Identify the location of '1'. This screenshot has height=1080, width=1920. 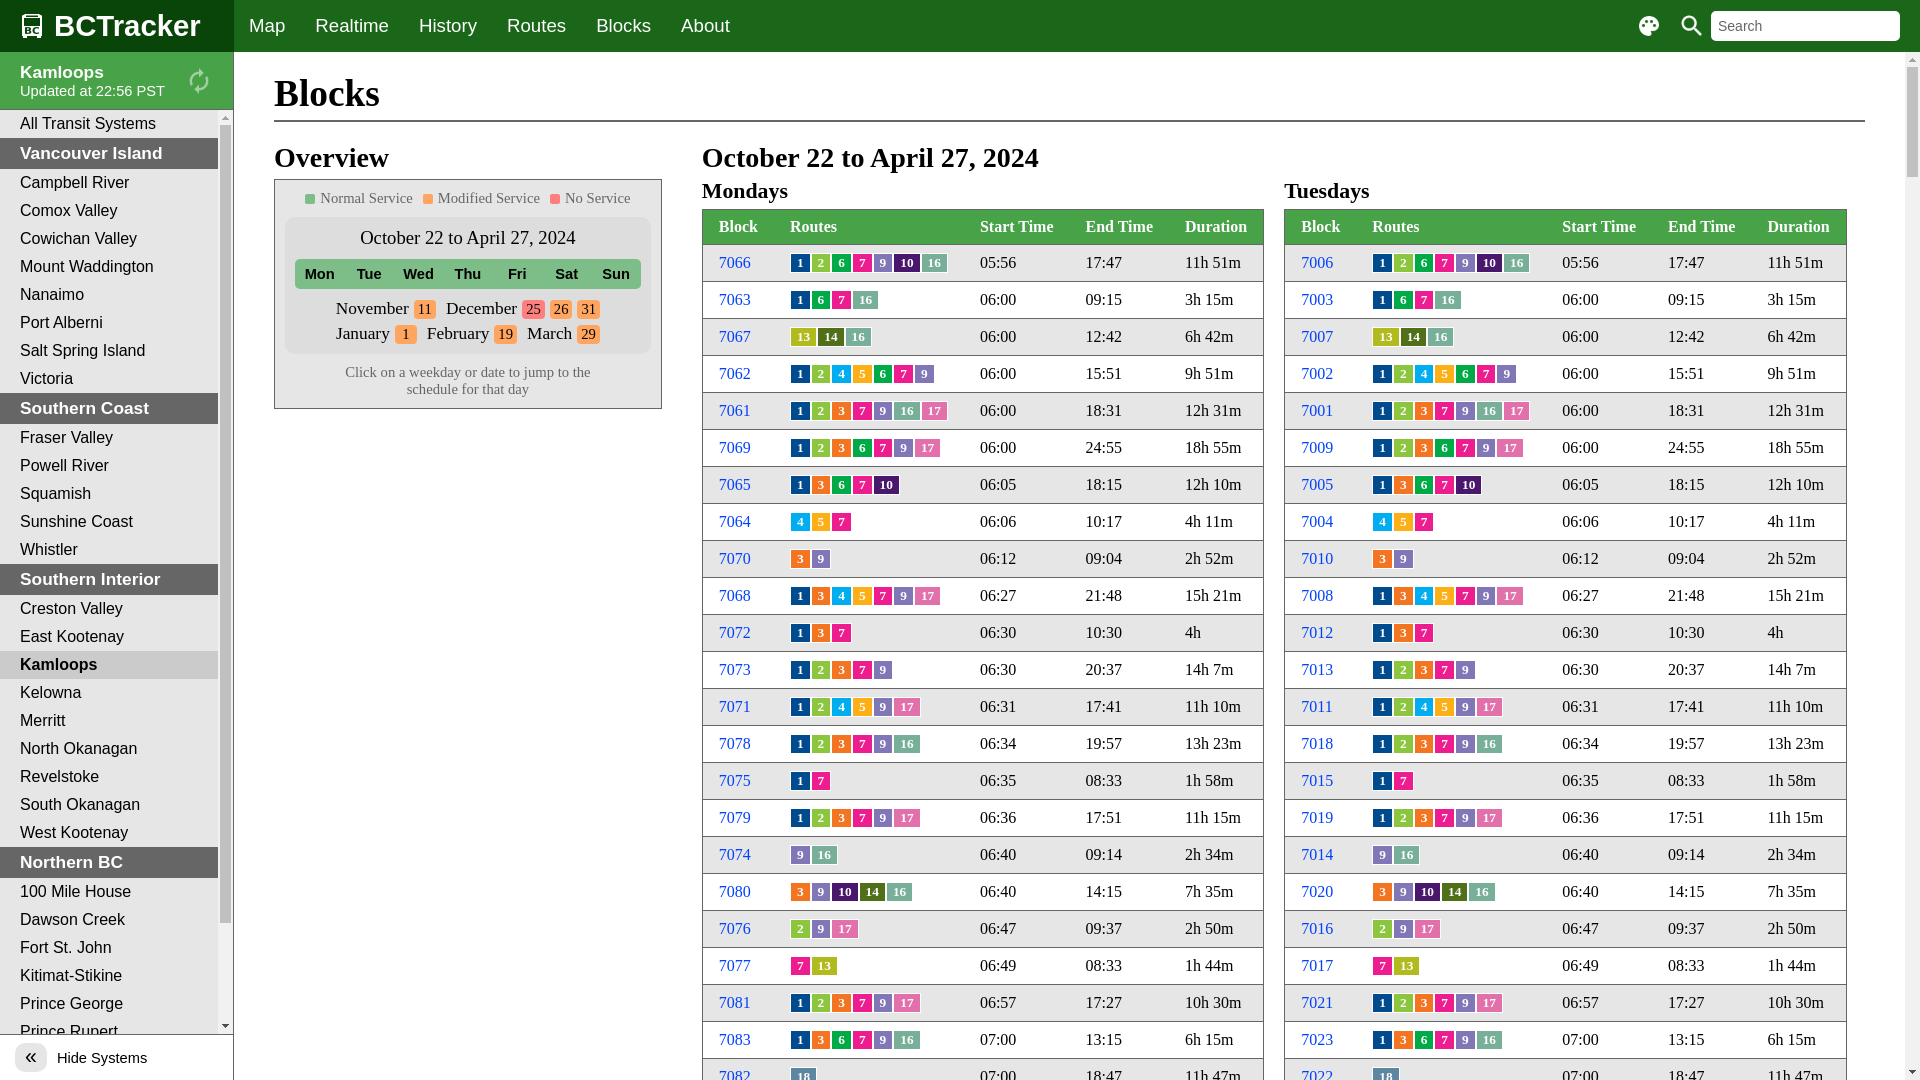
(394, 332).